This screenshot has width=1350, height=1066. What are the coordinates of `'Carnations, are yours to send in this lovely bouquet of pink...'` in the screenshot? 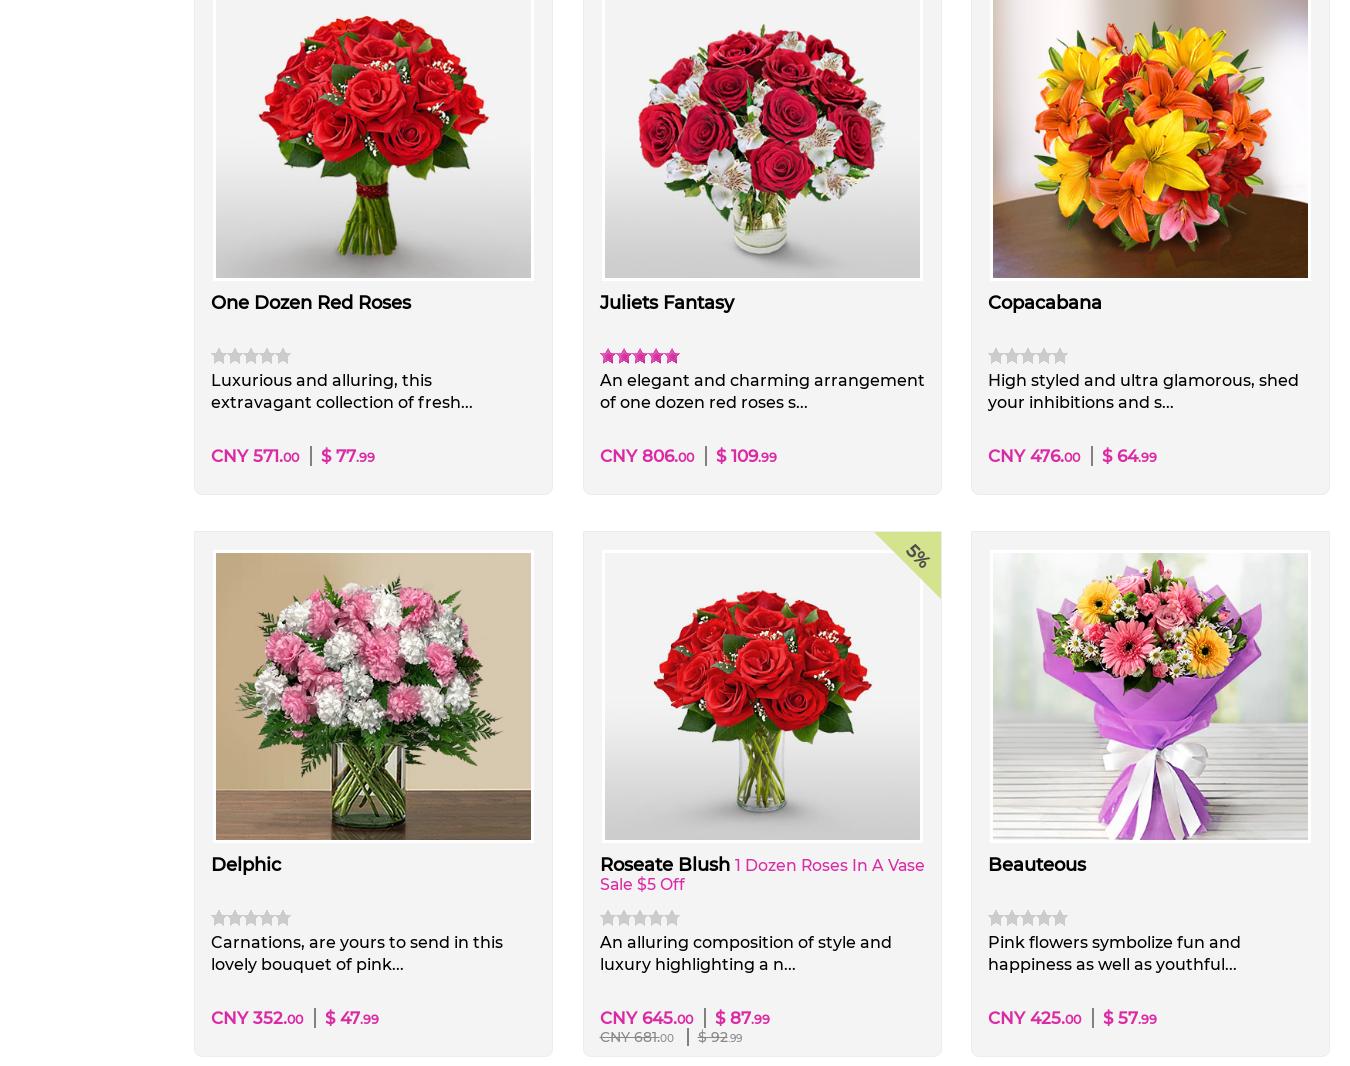 It's located at (356, 952).